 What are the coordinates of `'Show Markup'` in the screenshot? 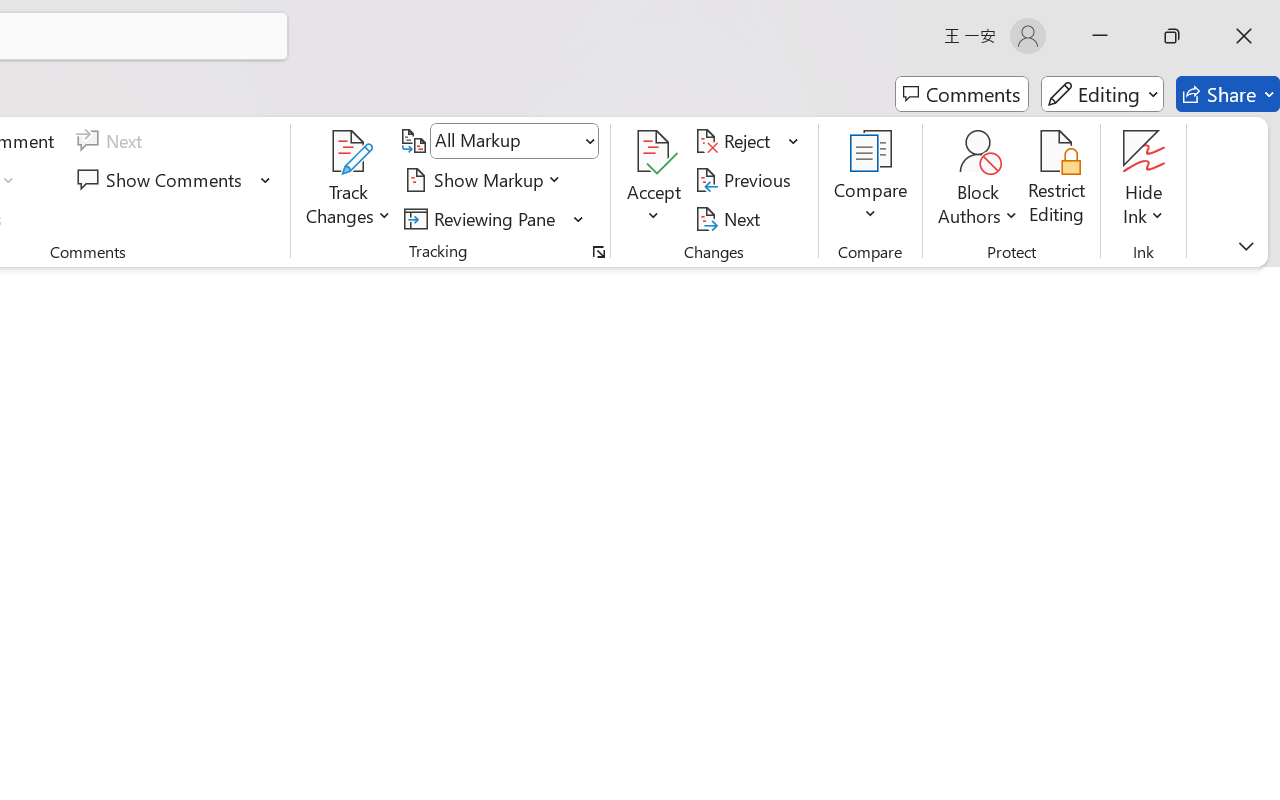 It's located at (485, 179).